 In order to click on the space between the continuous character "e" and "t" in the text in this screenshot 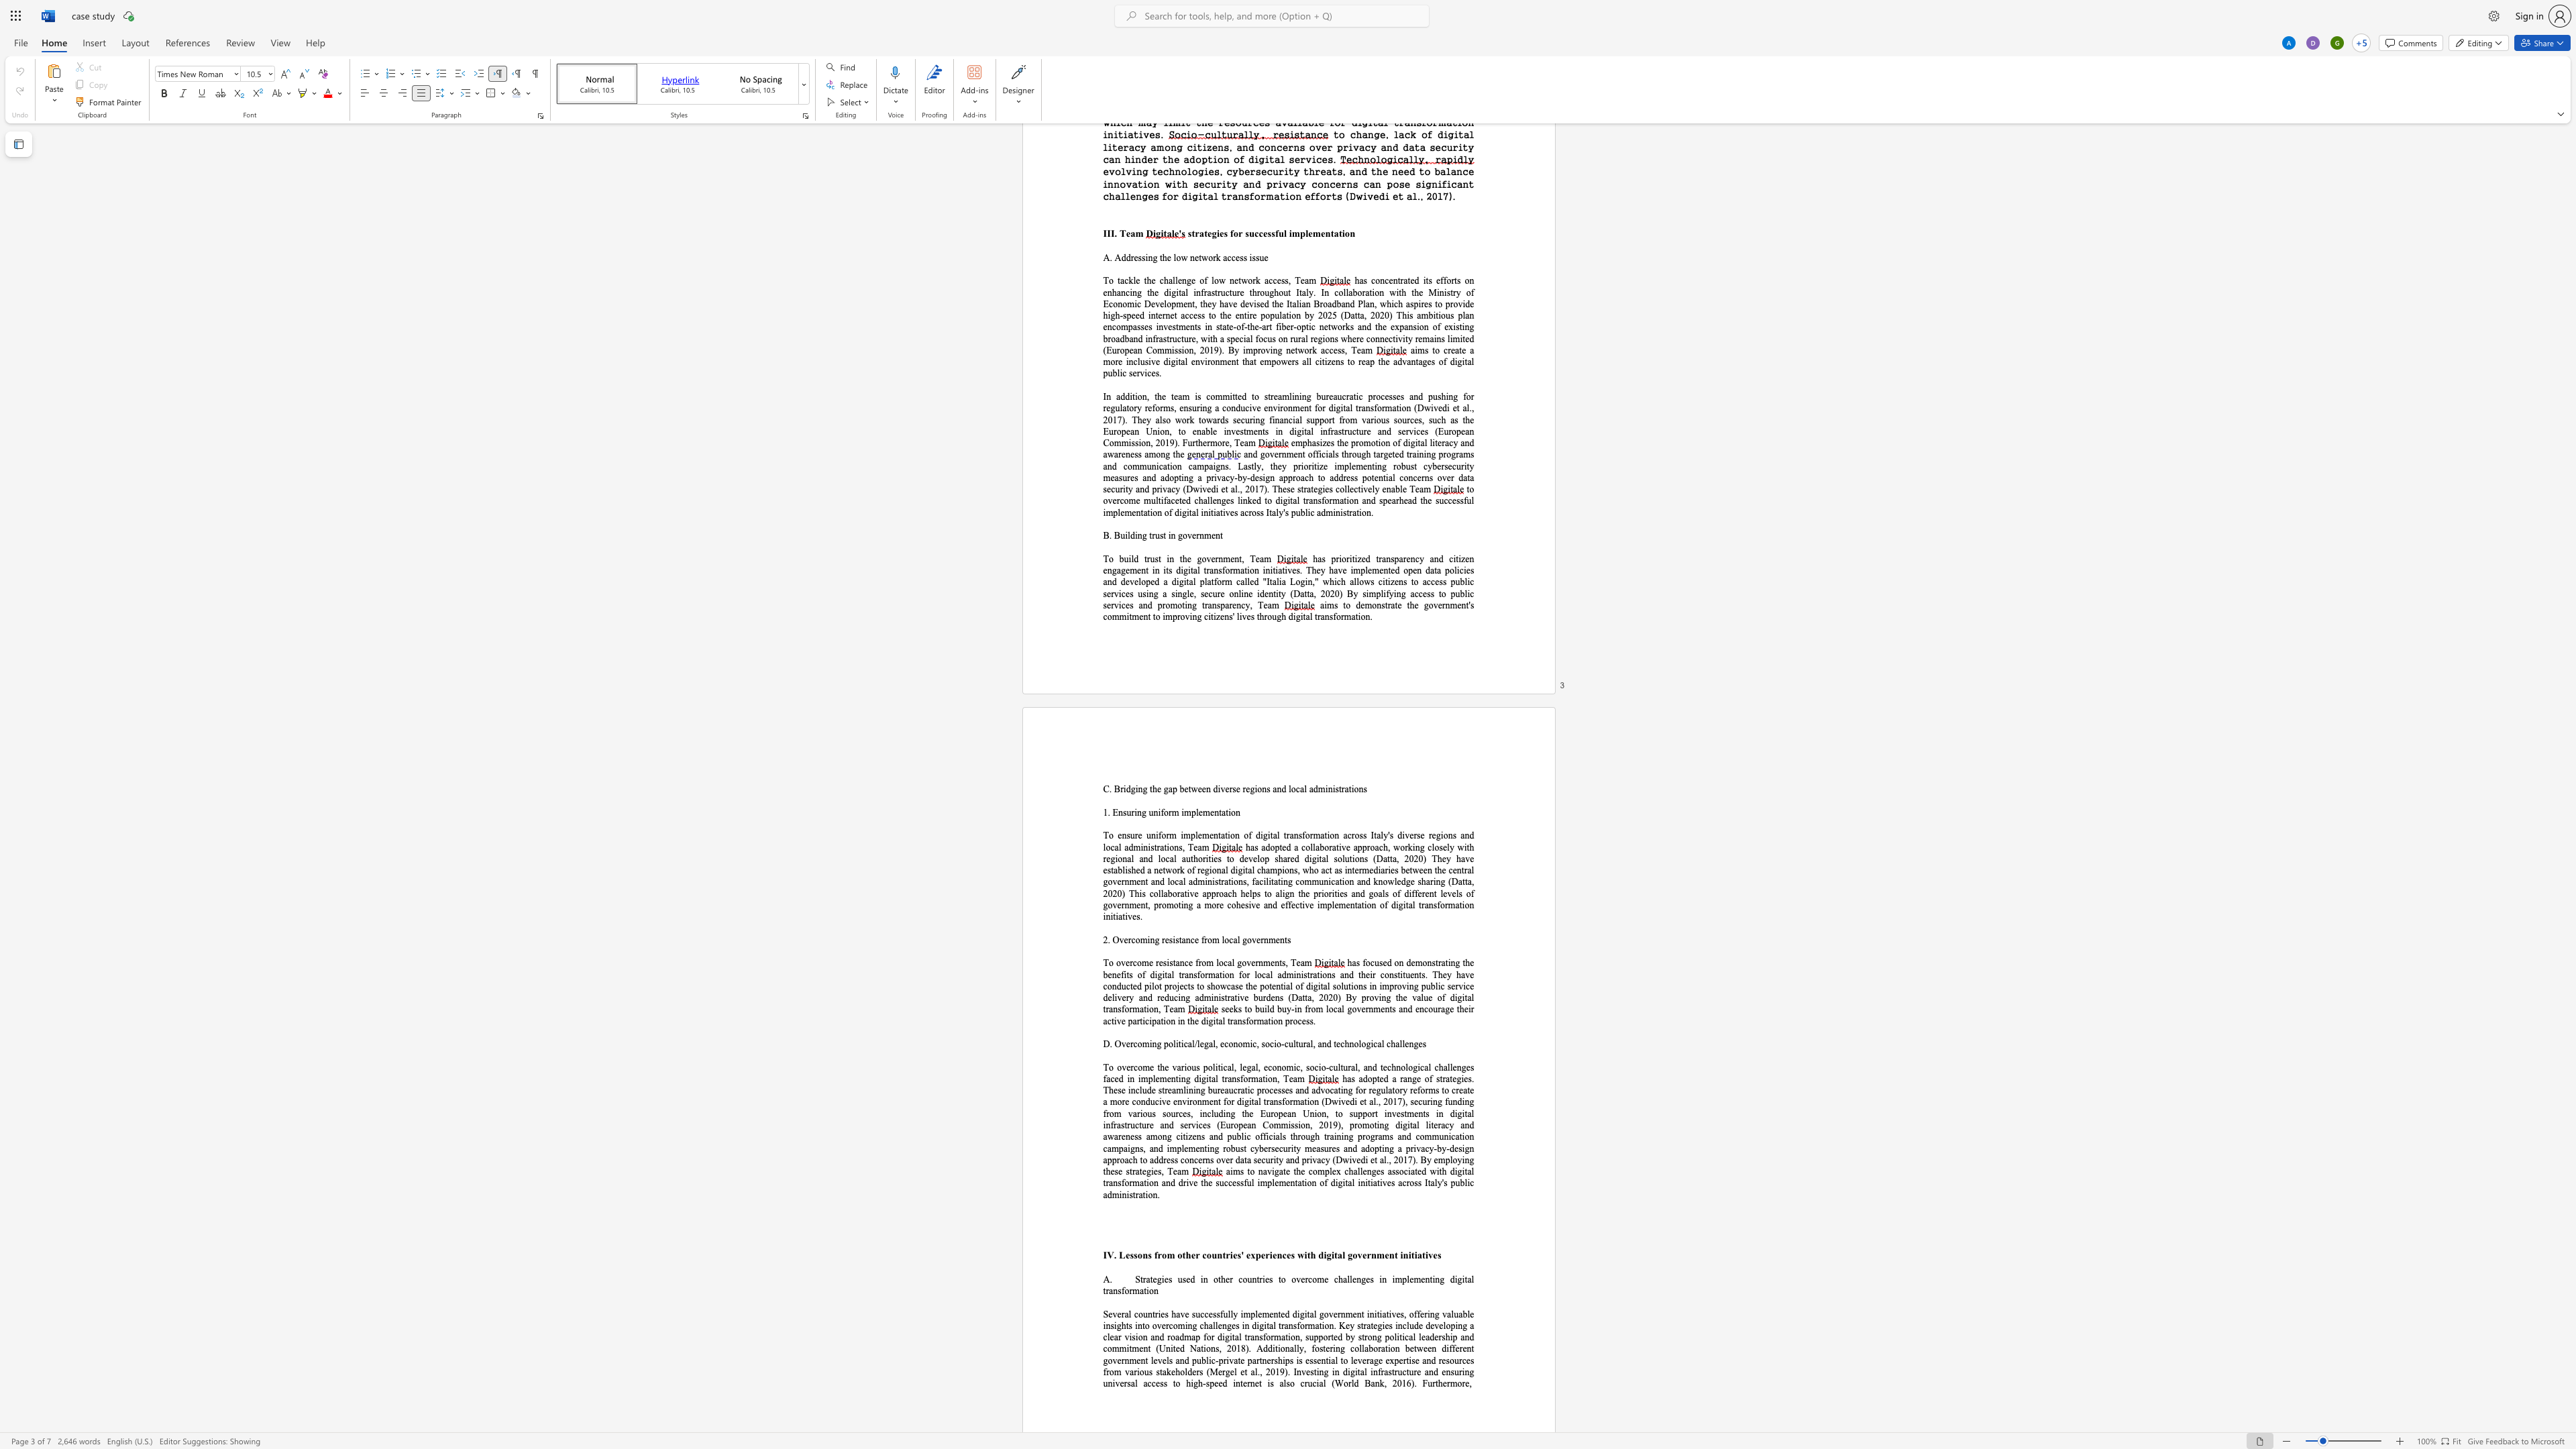, I will do `click(1188, 788)`.